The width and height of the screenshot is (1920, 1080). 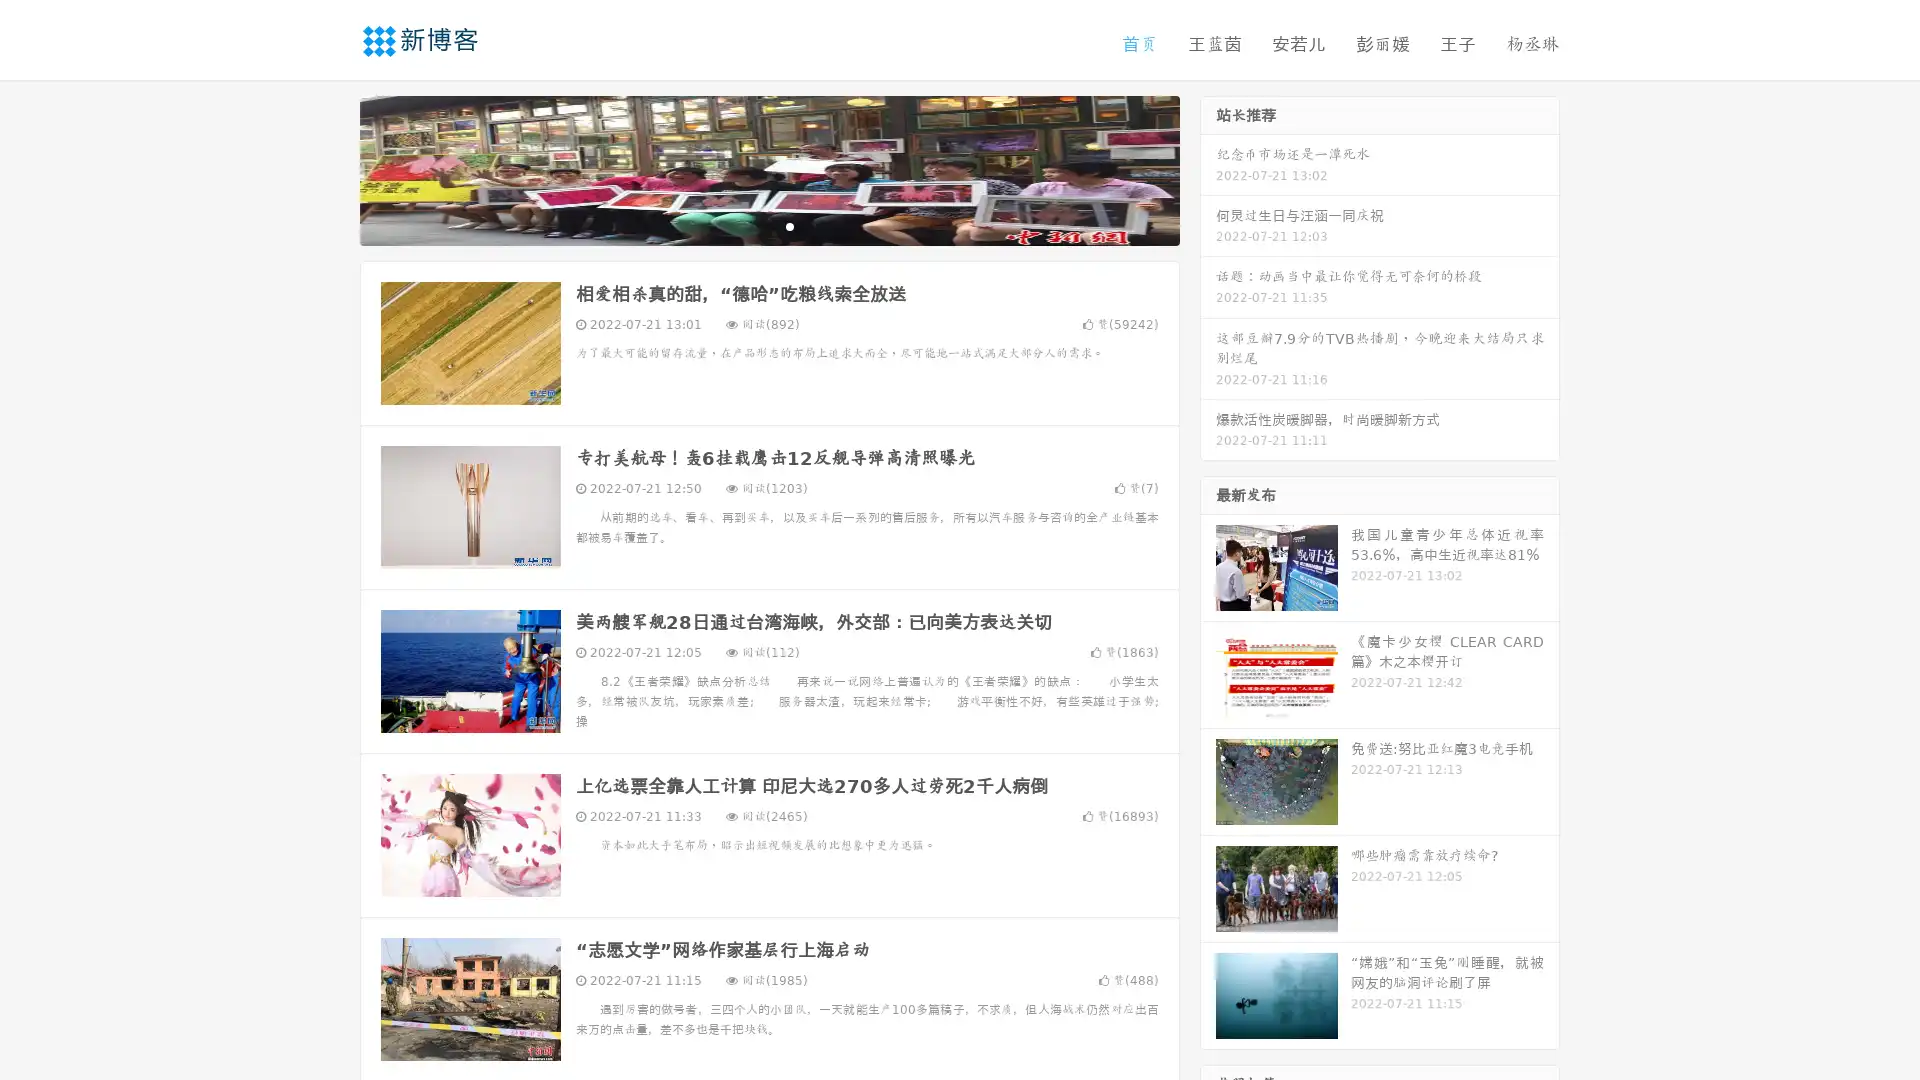 I want to click on Next slide, so click(x=1208, y=168).